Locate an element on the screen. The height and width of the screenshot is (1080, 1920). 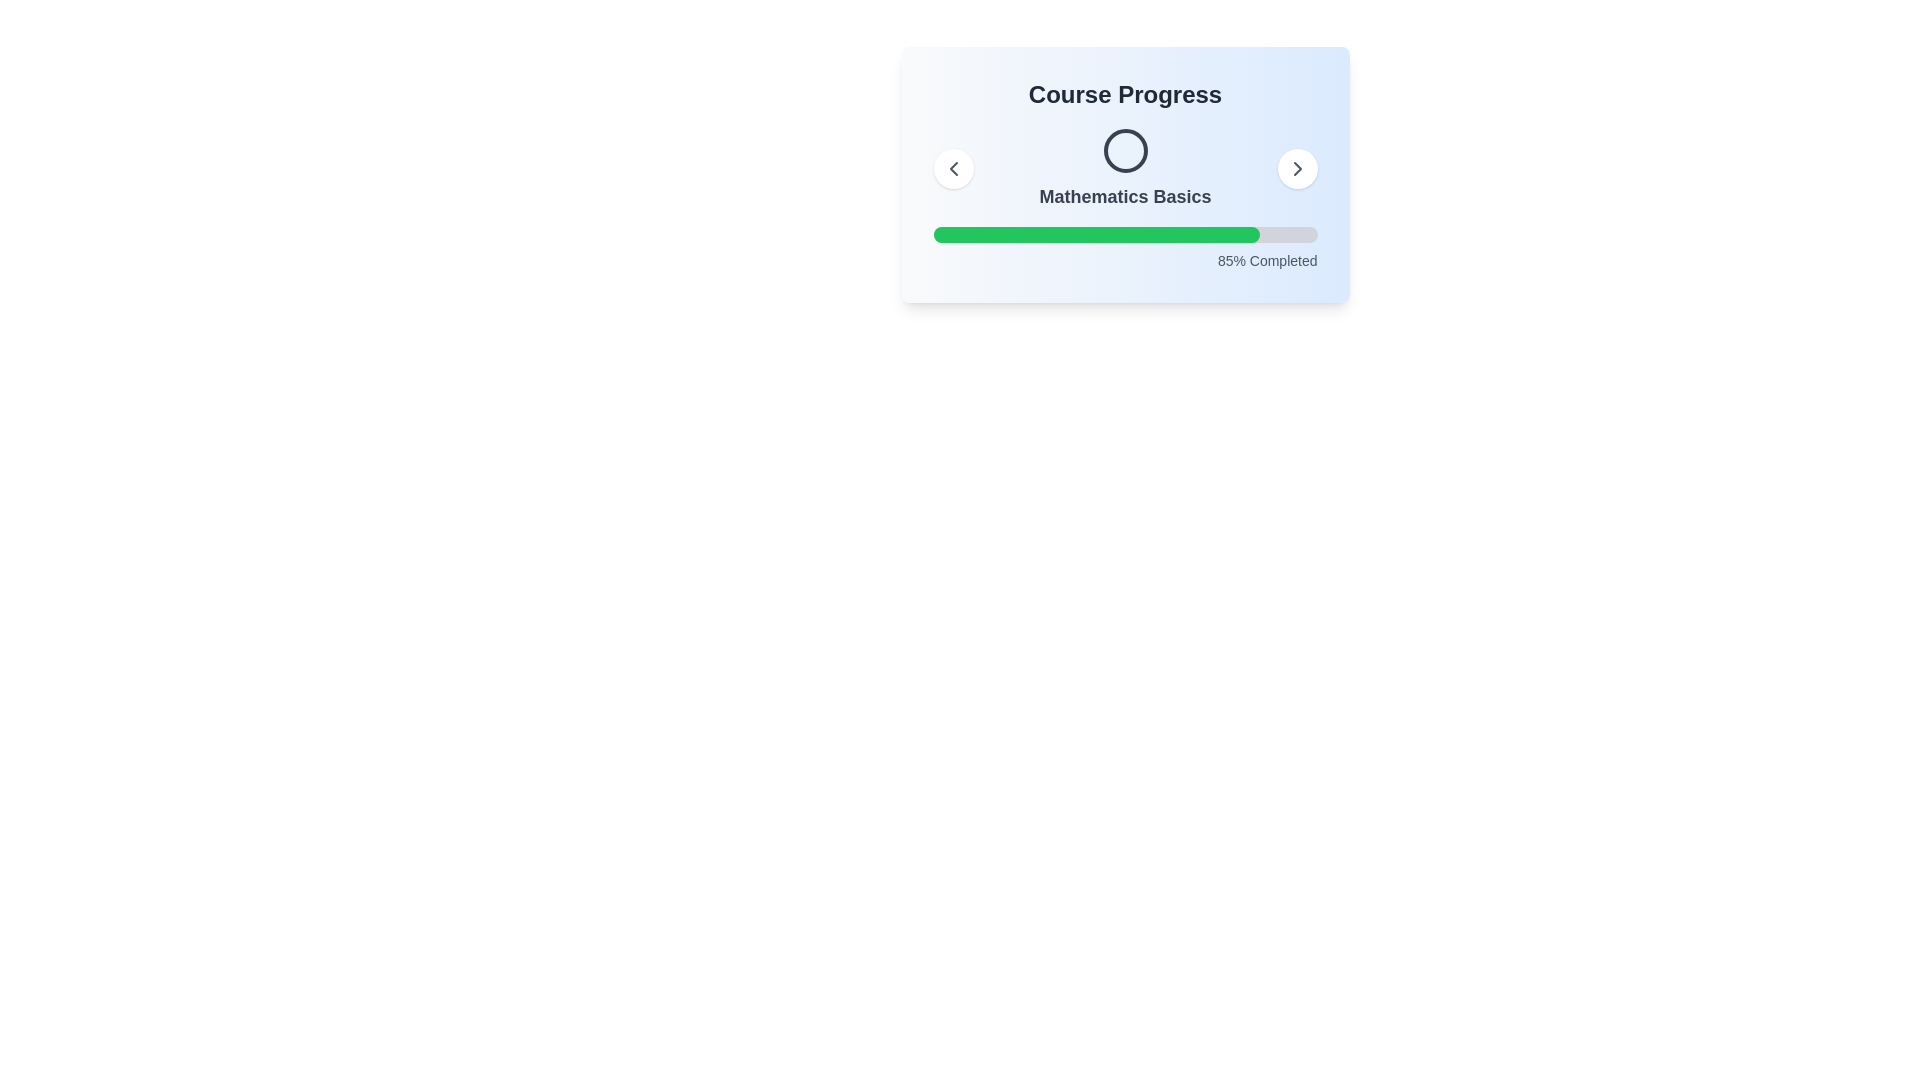
the circular button with a white background and a right-pointing chevron icon, located to the right of the 'Mathematics Basics' section is located at coordinates (1297, 168).